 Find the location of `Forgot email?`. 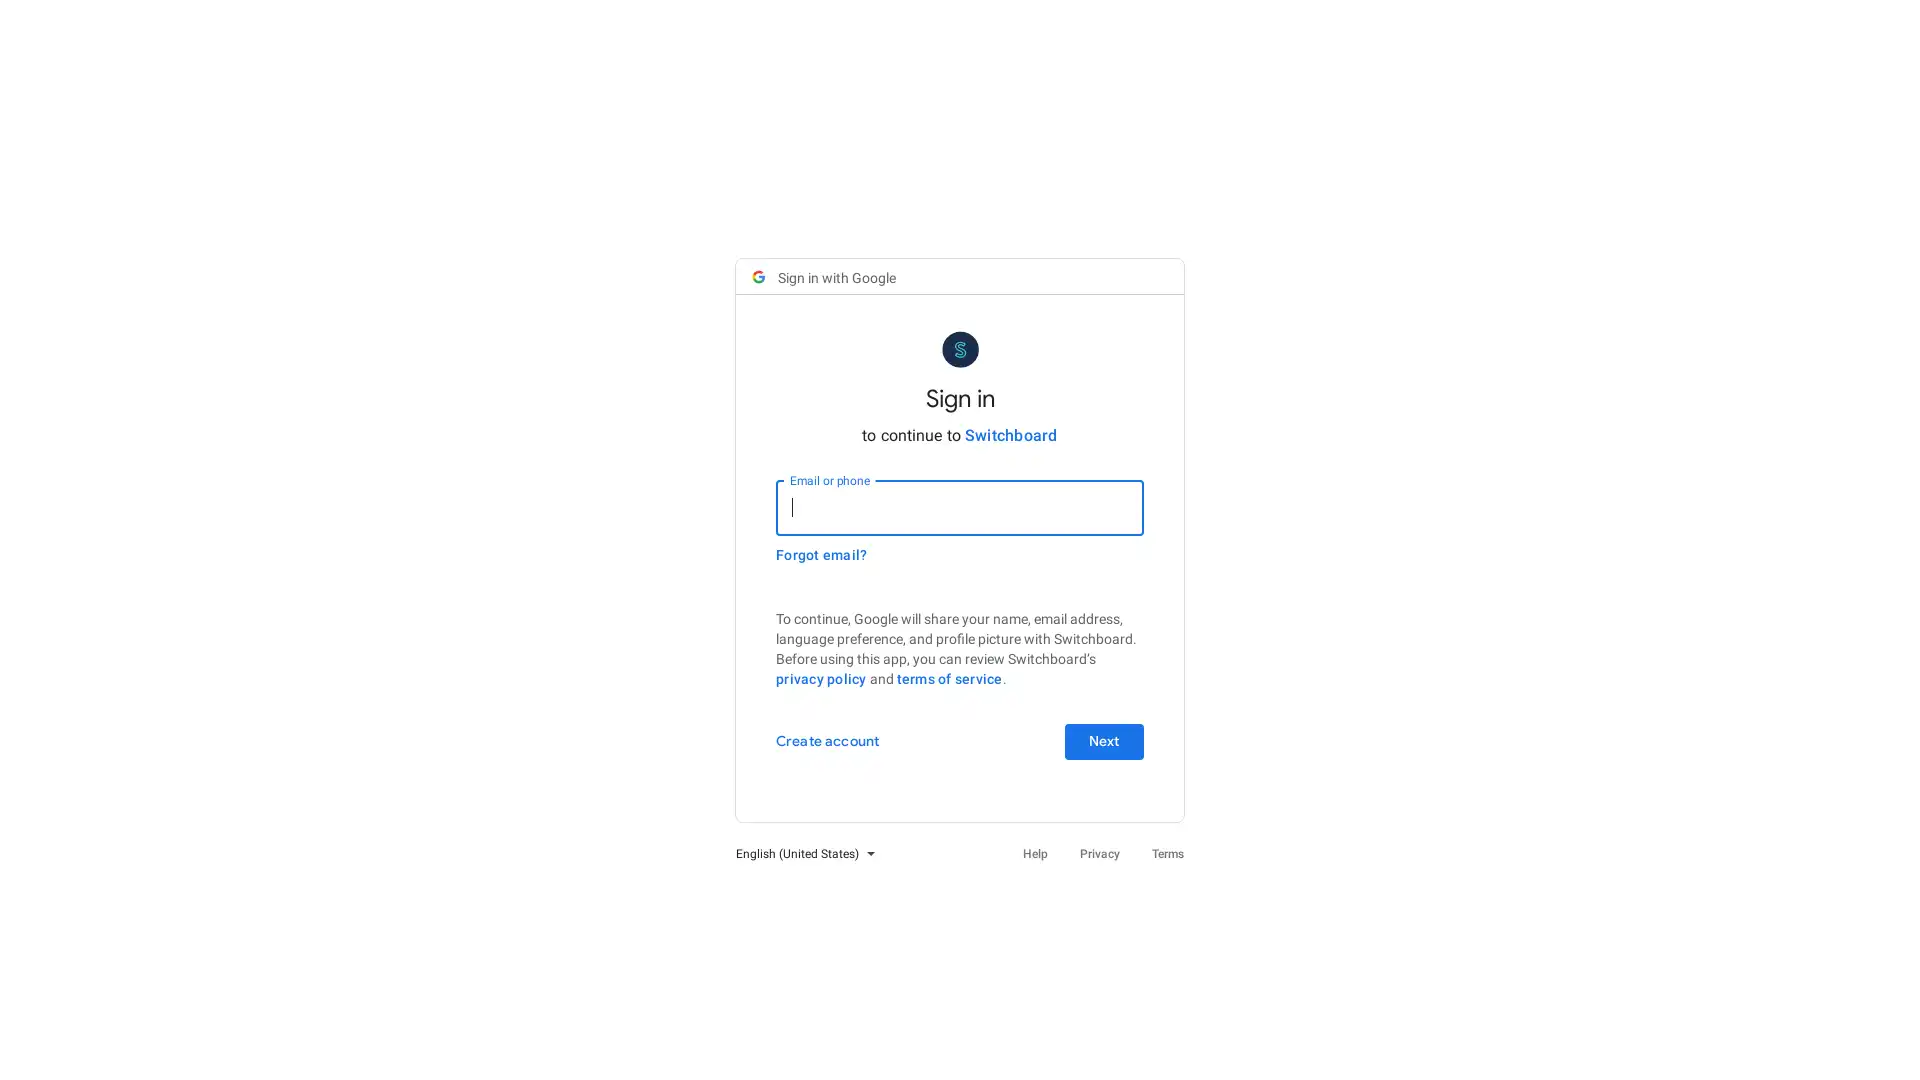

Forgot email? is located at coordinates (821, 554).